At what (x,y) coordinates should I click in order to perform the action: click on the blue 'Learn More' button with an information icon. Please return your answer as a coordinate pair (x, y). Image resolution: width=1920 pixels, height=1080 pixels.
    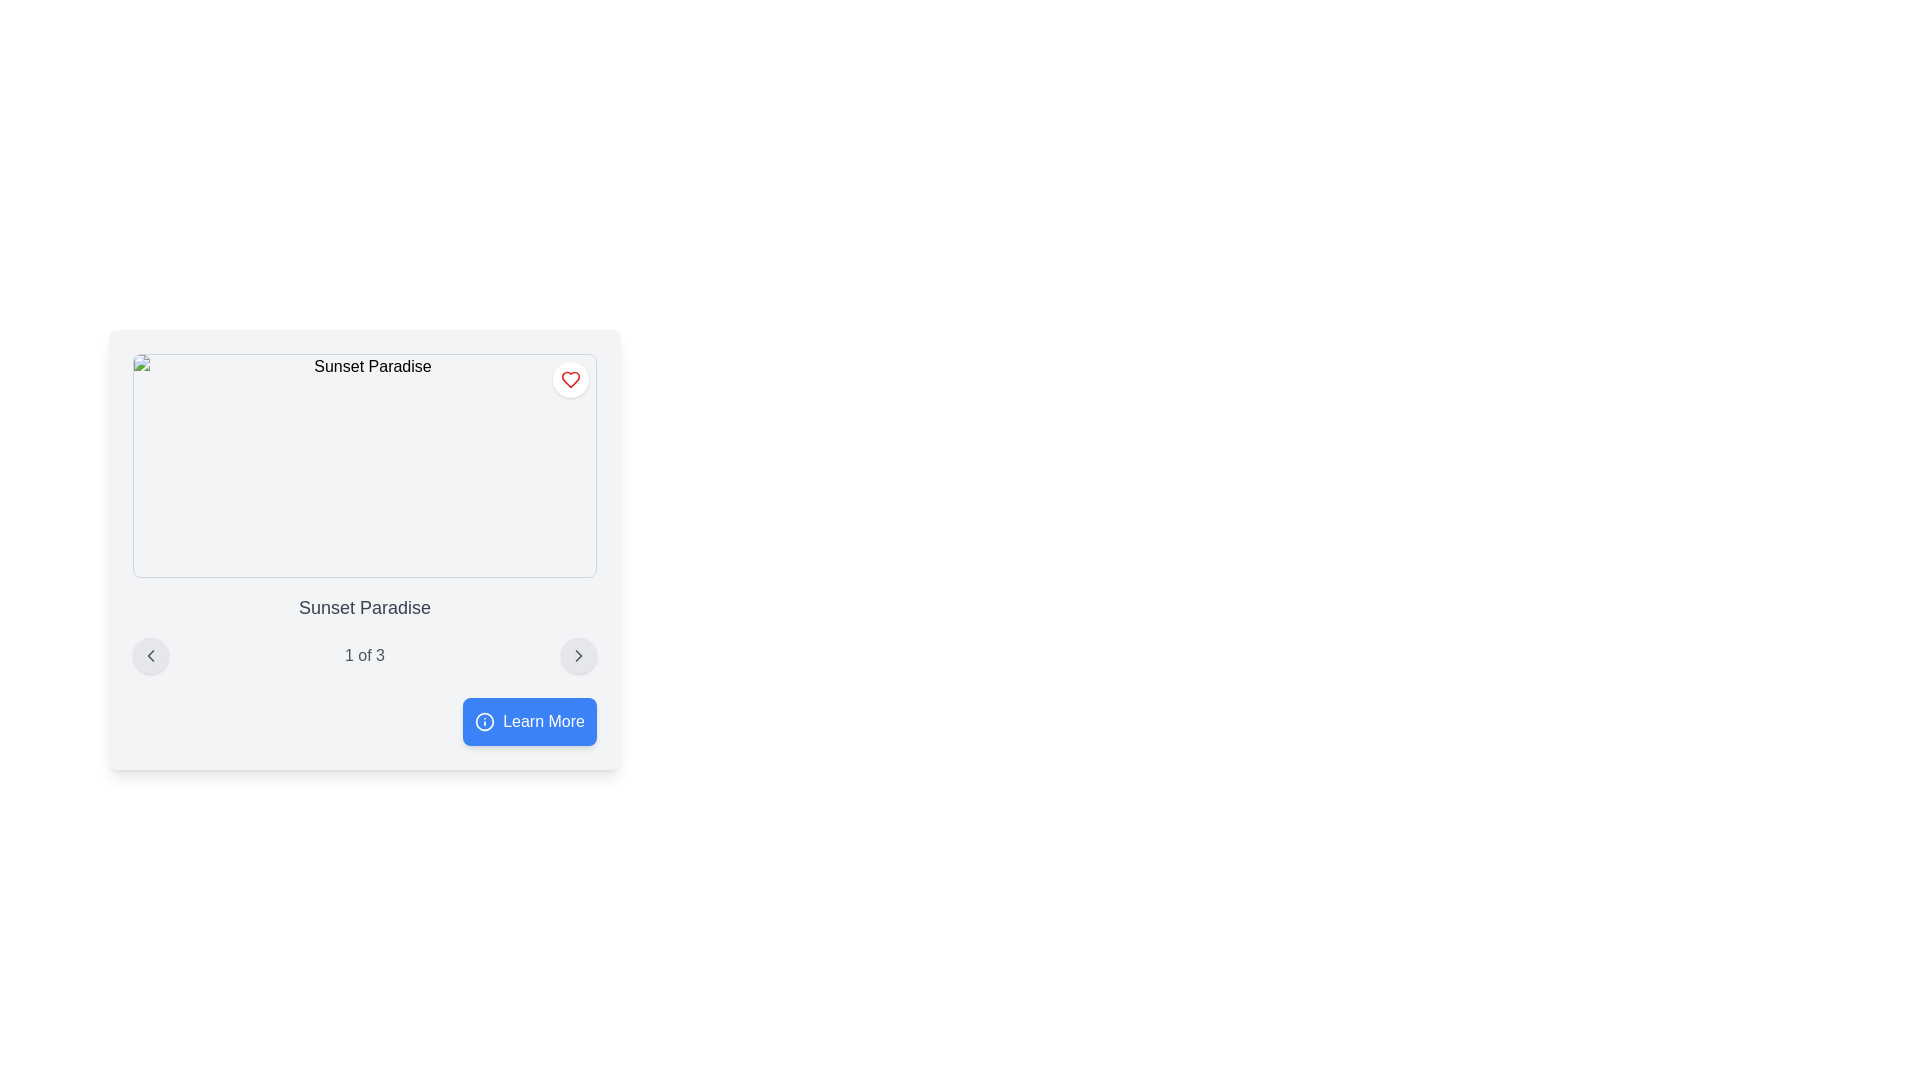
    Looking at the image, I should click on (530, 721).